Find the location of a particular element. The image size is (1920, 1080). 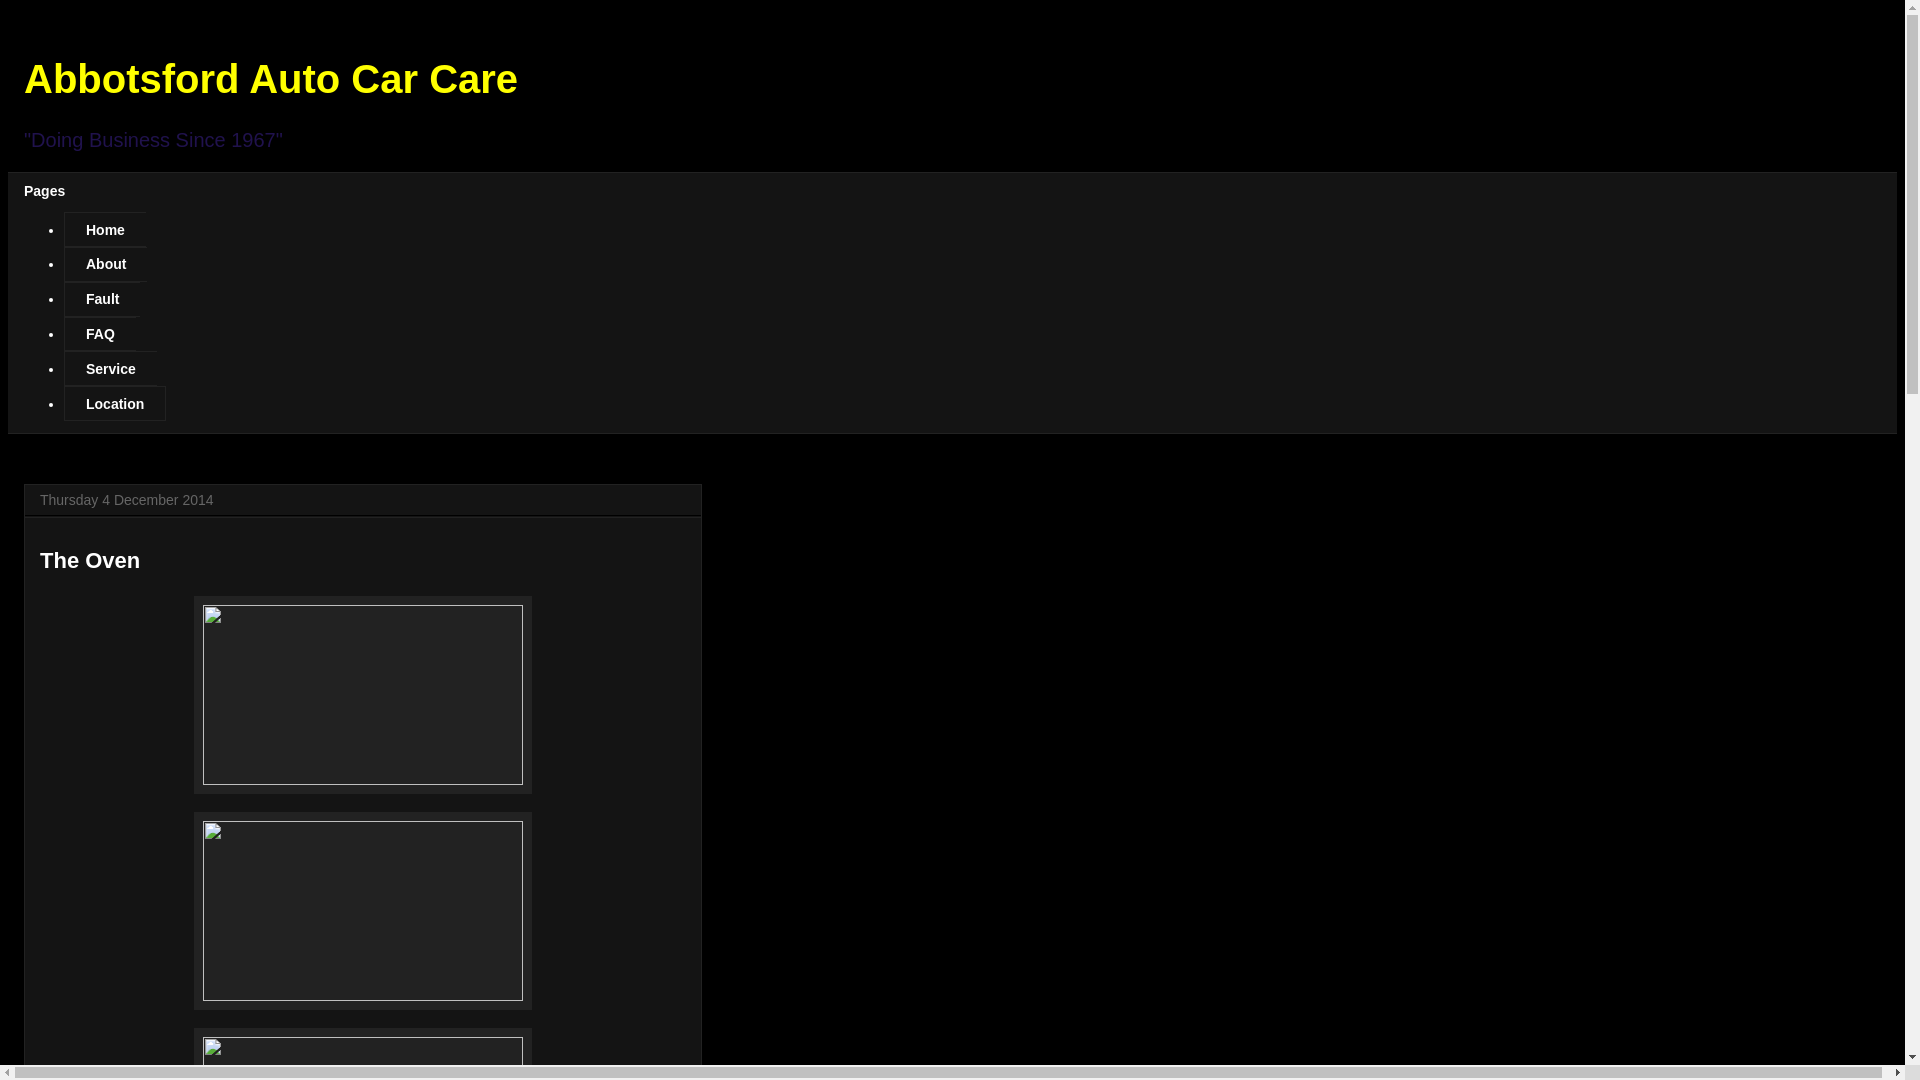

'FAQ' is located at coordinates (99, 333).